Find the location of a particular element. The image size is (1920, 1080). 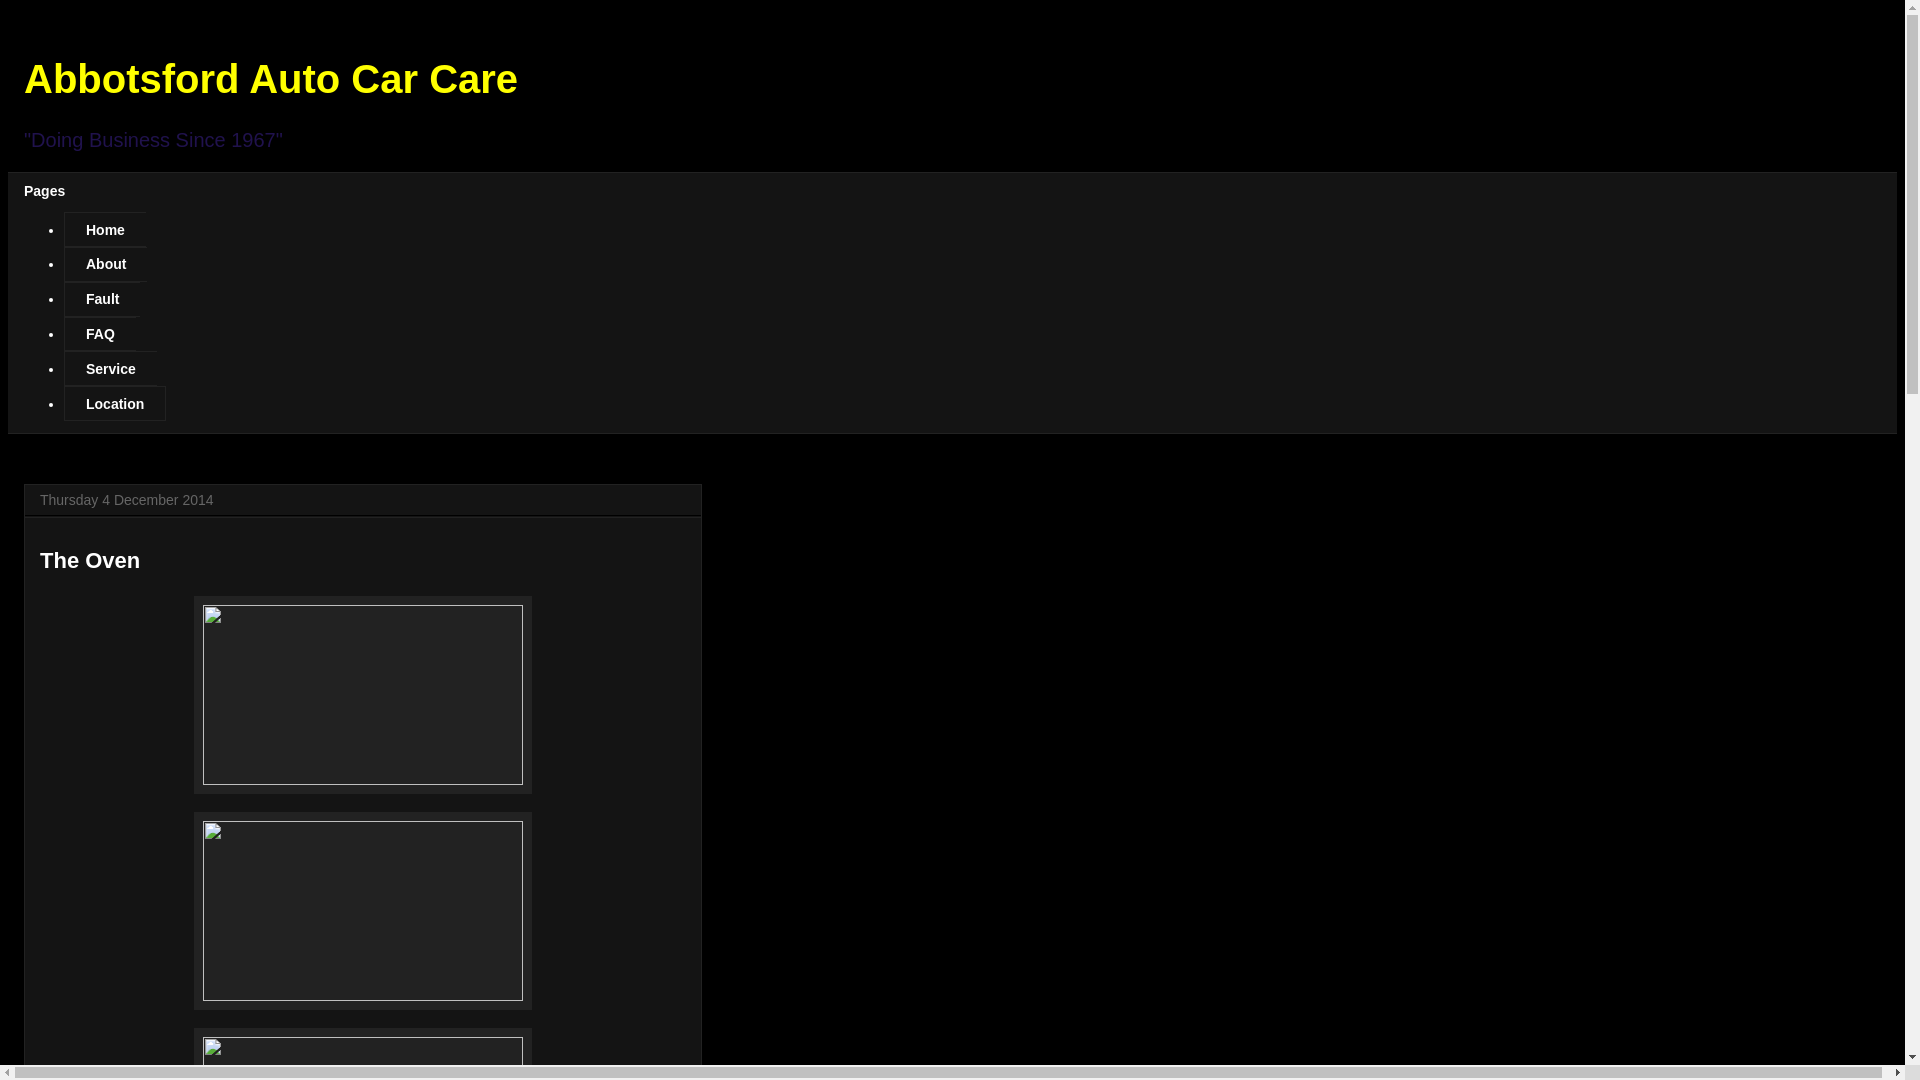

'FAQ' is located at coordinates (99, 333).